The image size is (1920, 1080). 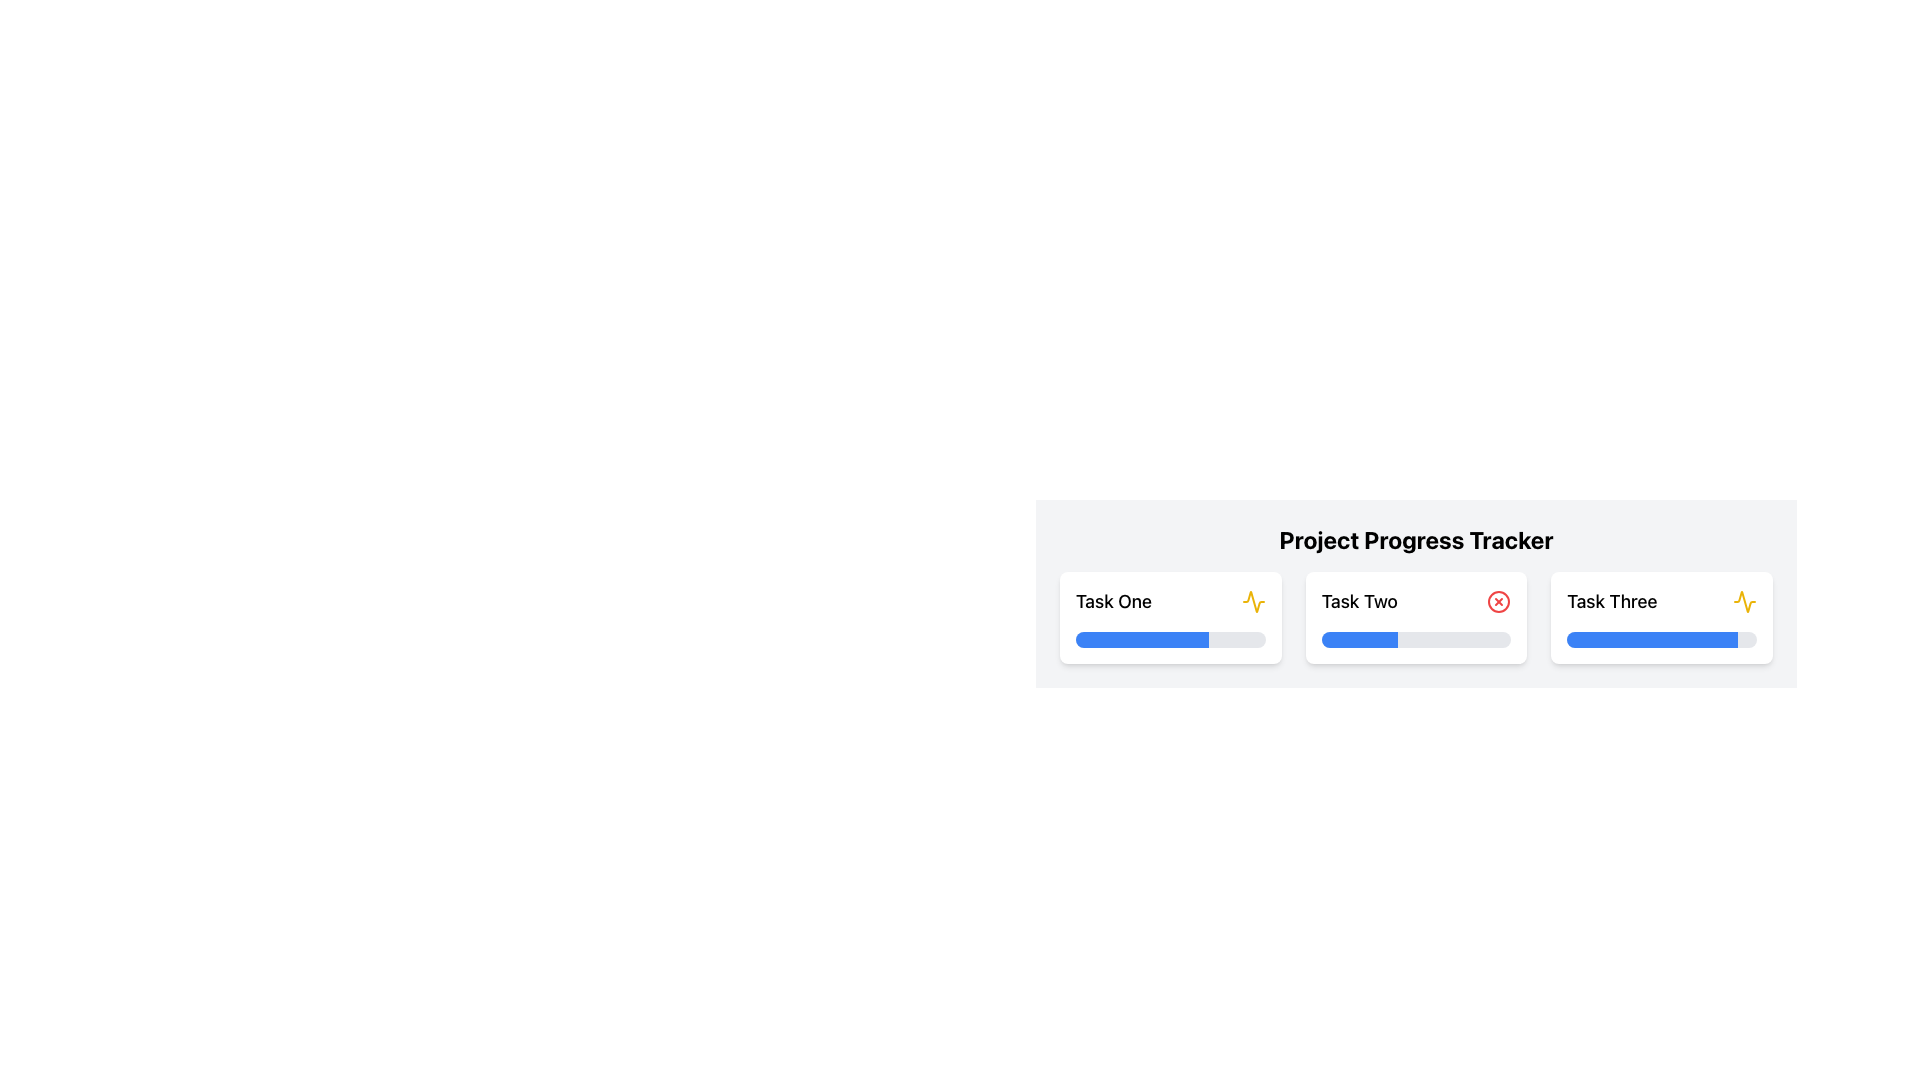 What do you see at coordinates (1415, 593) in the screenshot?
I see `the Card representing 'Task Two' in the Project Progress Tracker` at bounding box center [1415, 593].